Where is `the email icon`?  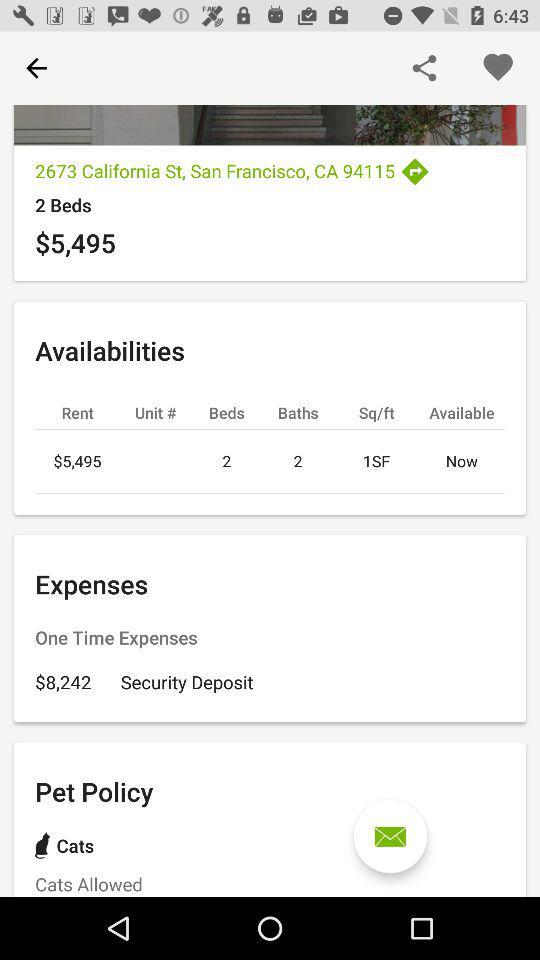 the email icon is located at coordinates (390, 836).